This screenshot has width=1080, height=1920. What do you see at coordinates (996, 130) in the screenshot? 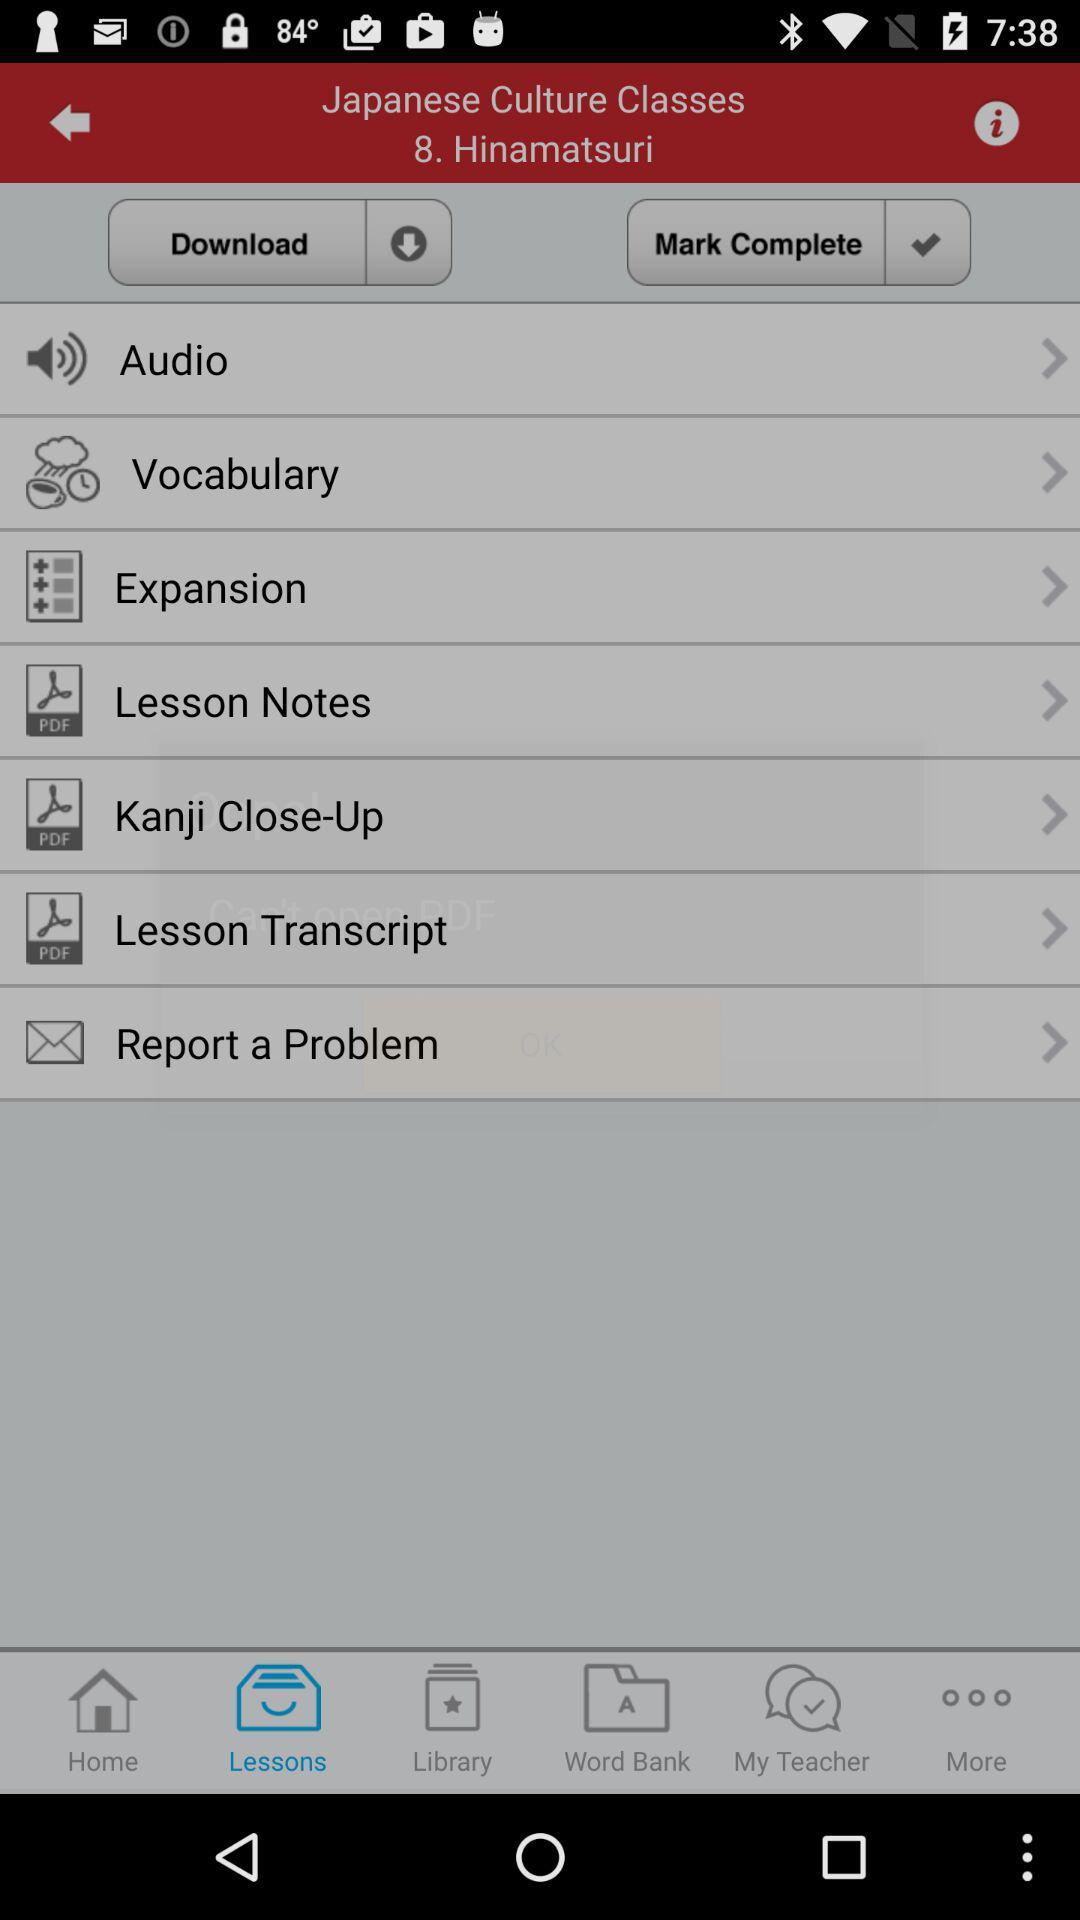
I see `the info icon` at bounding box center [996, 130].